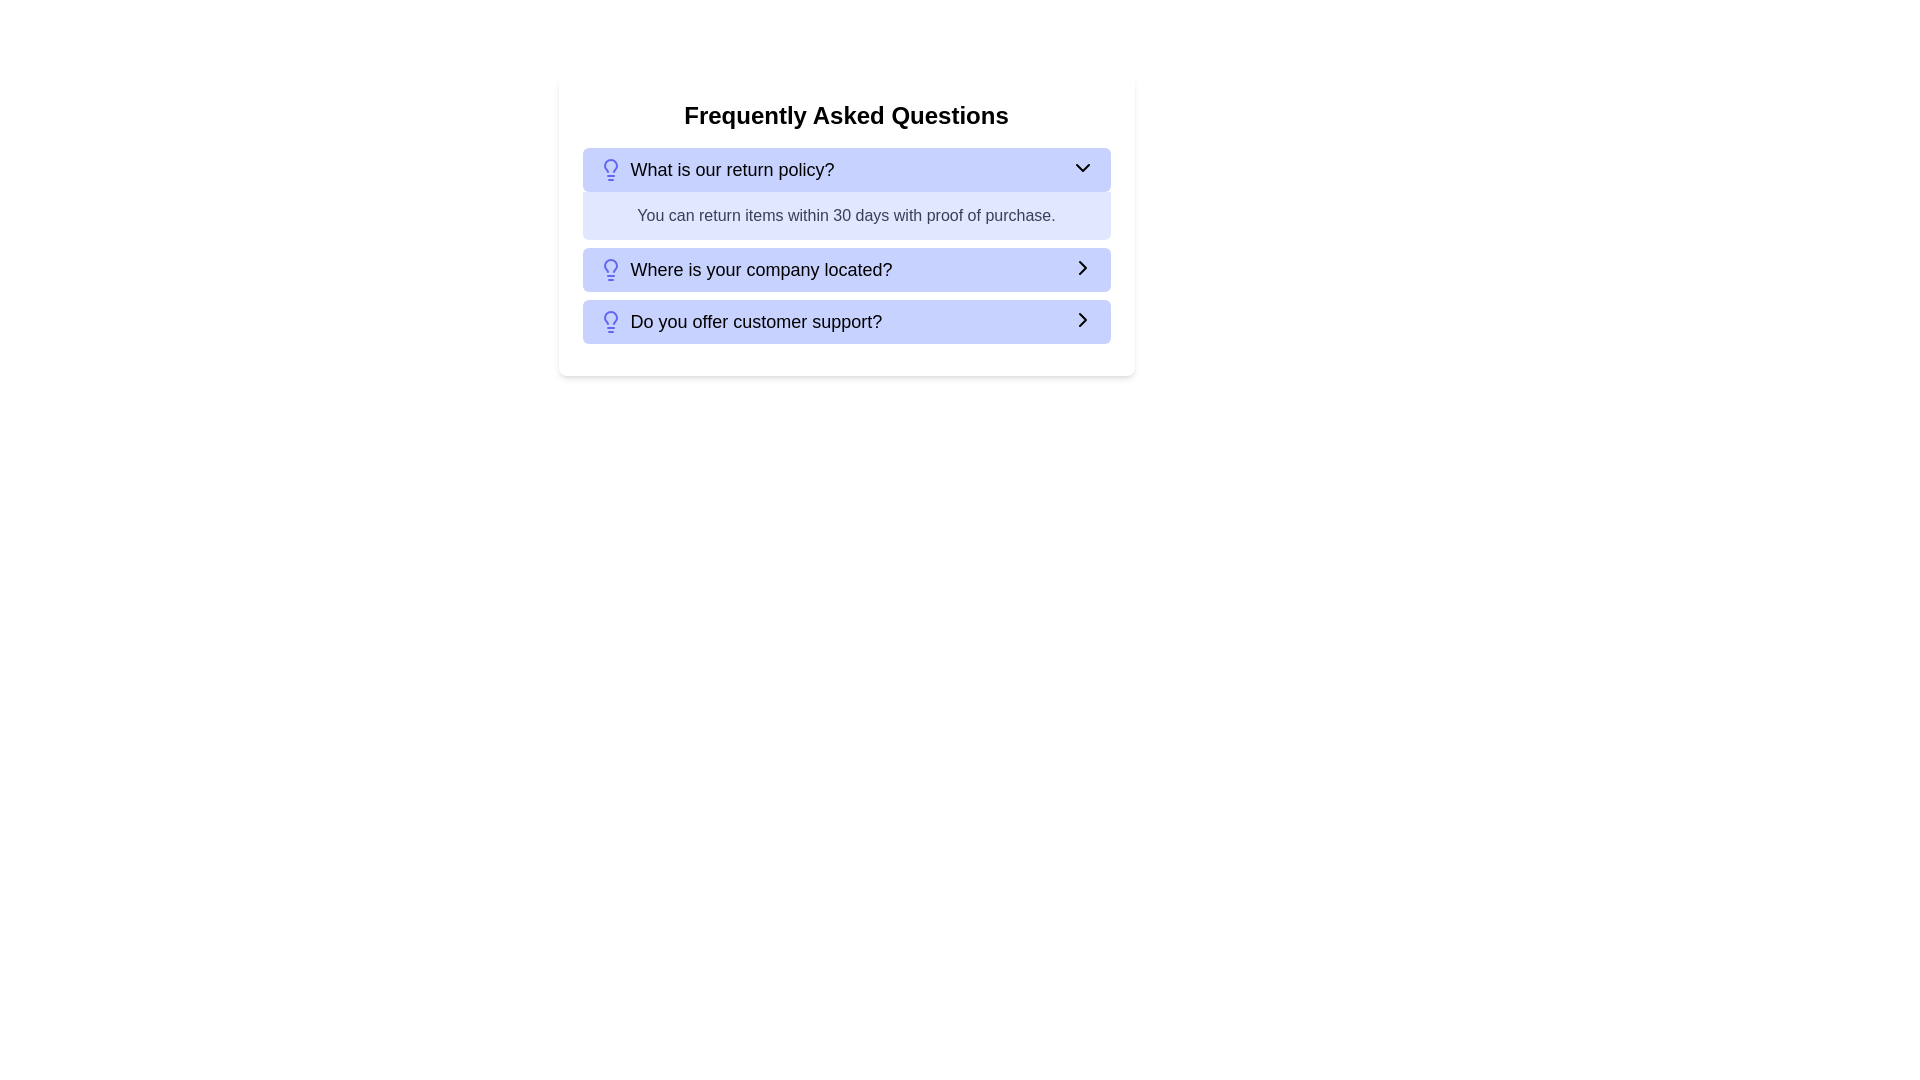 This screenshot has height=1080, width=1920. Describe the element at coordinates (846, 270) in the screenshot. I see `the FAQ question 'Where is your company located?'` at that location.